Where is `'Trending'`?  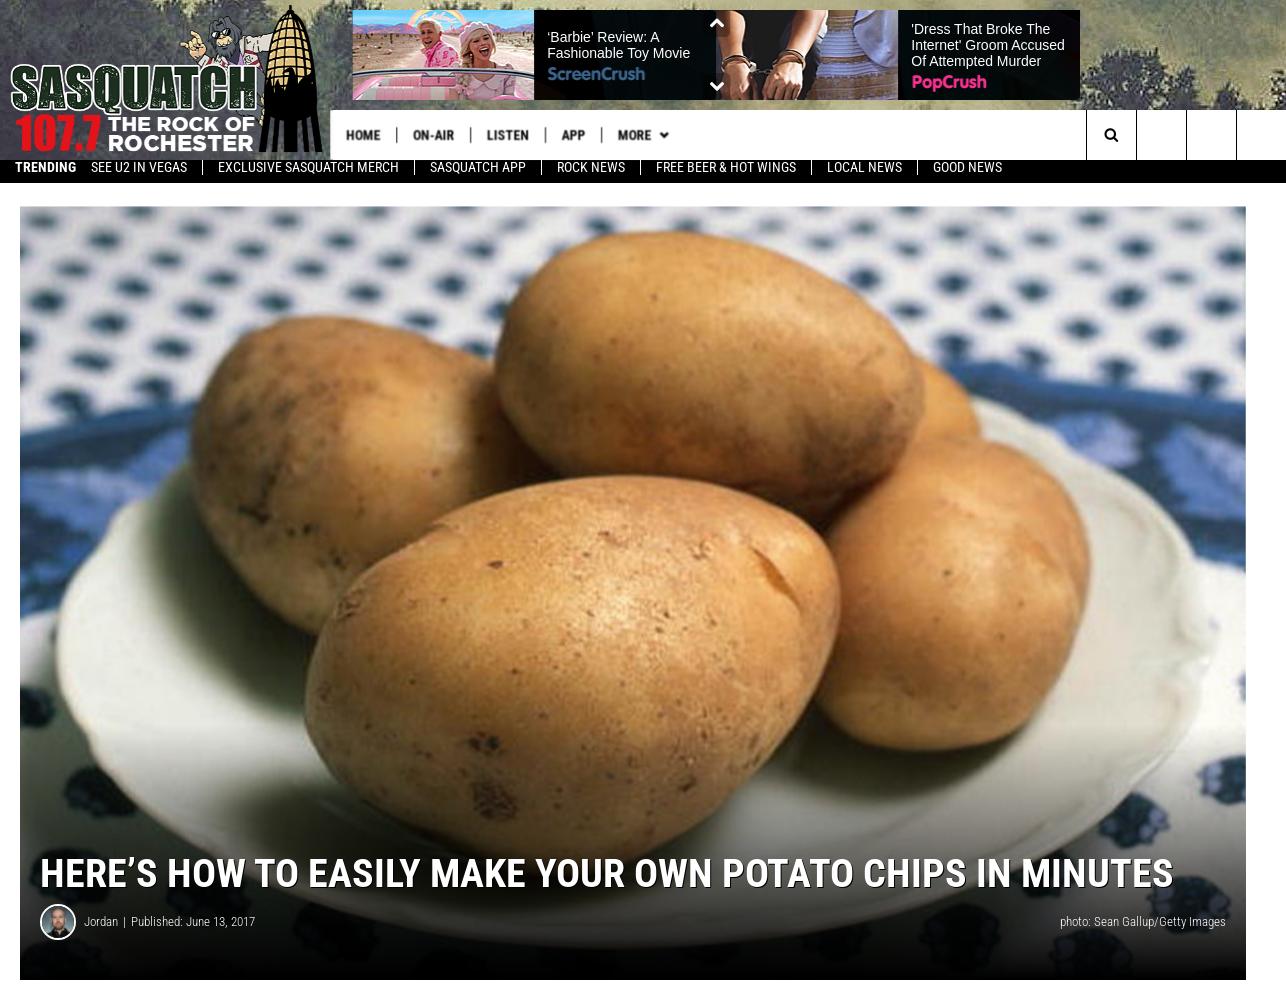 'Trending' is located at coordinates (45, 174).